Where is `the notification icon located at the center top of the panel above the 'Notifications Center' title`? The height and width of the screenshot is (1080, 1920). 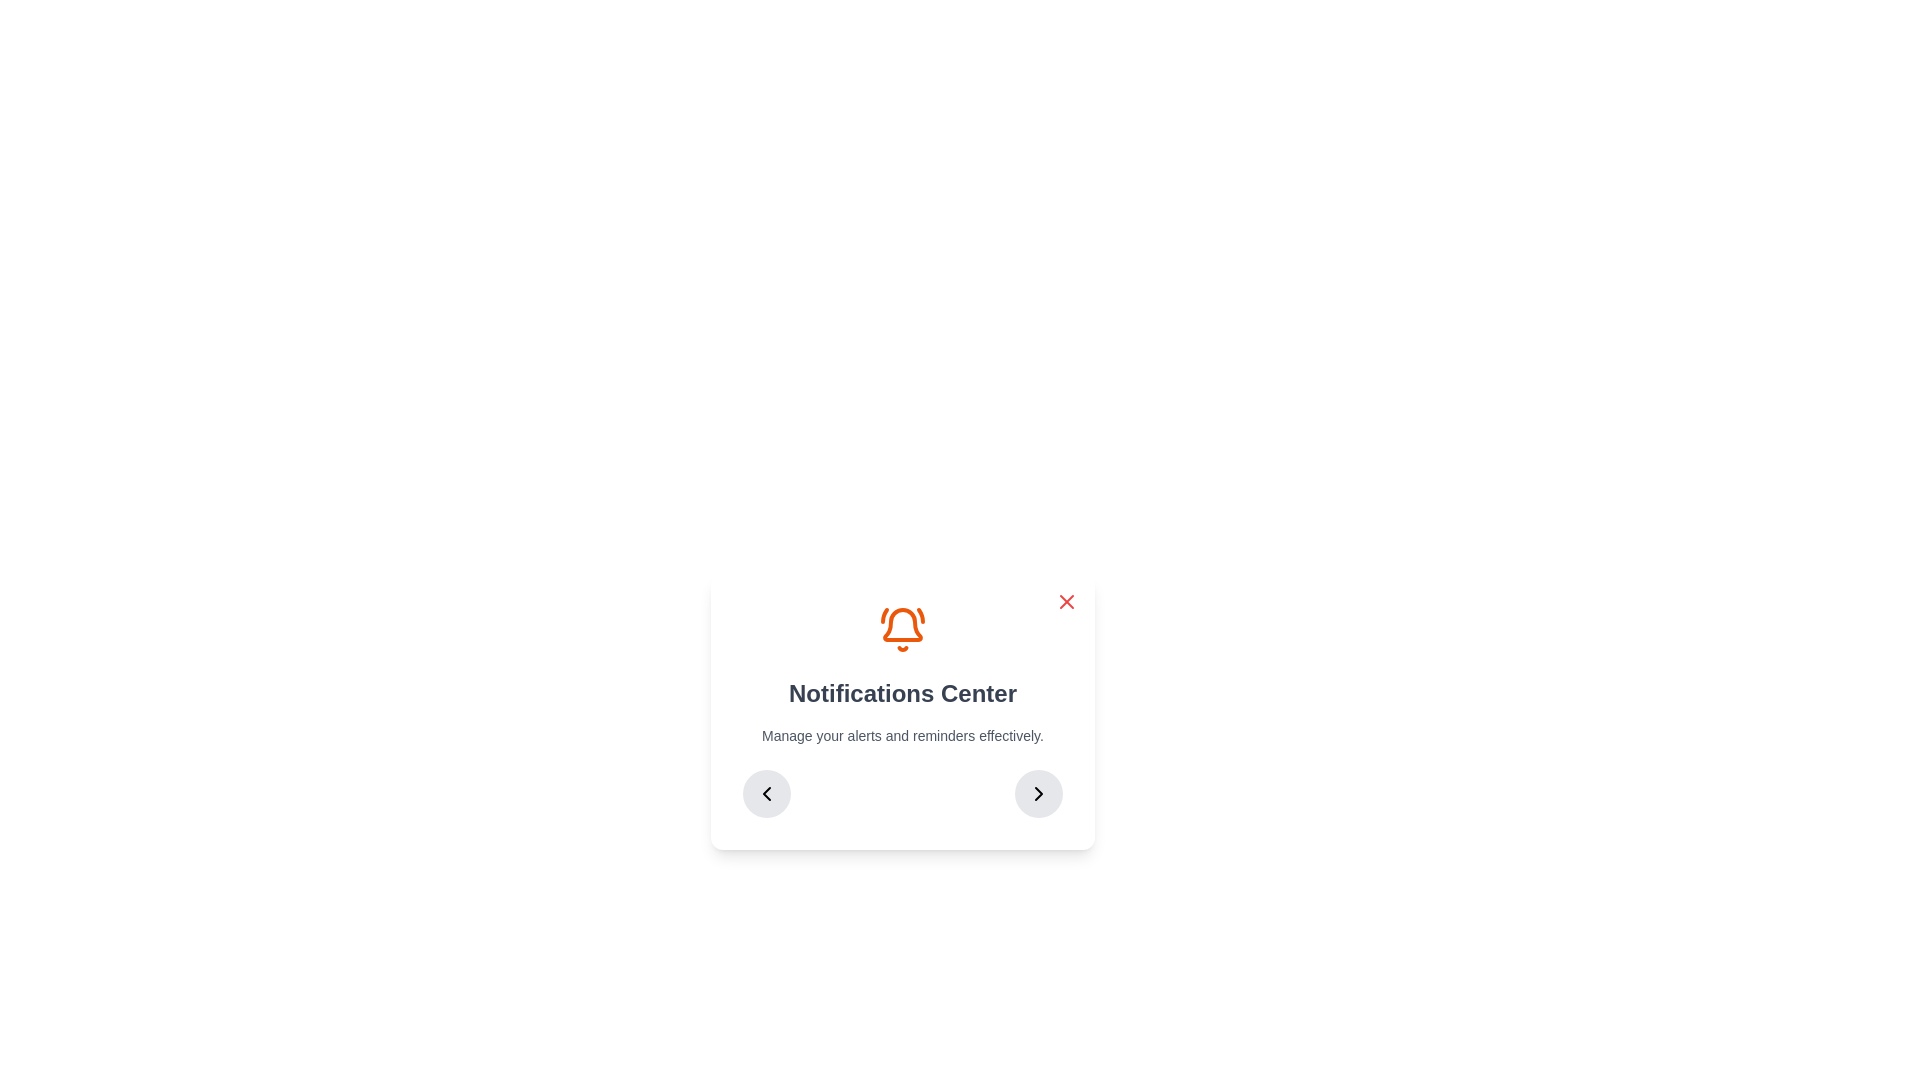
the notification icon located at the center top of the panel above the 'Notifications Center' title is located at coordinates (901, 628).